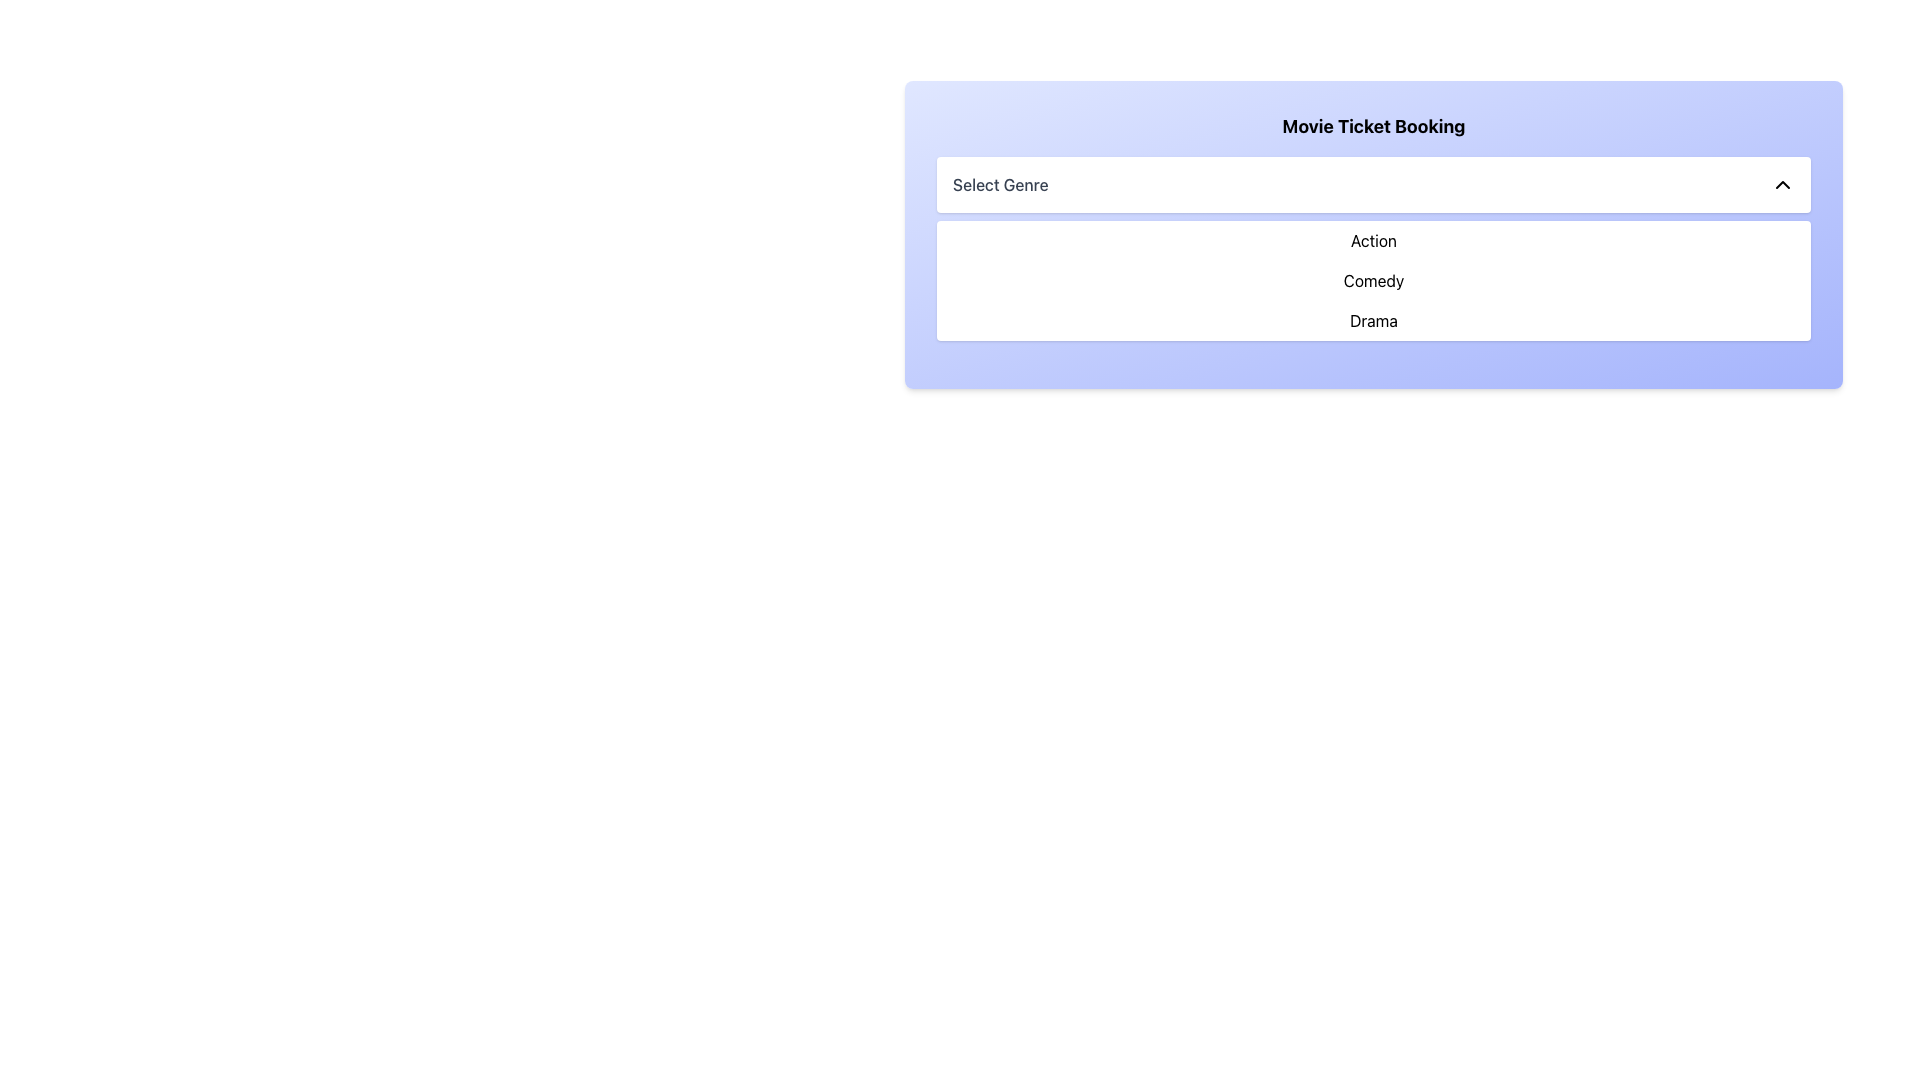 This screenshot has width=1920, height=1080. Describe the element at coordinates (1372, 185) in the screenshot. I see `the dropdown selector for selecting a genre in the 'Movie Ticket Booking' section to focus on it` at that location.